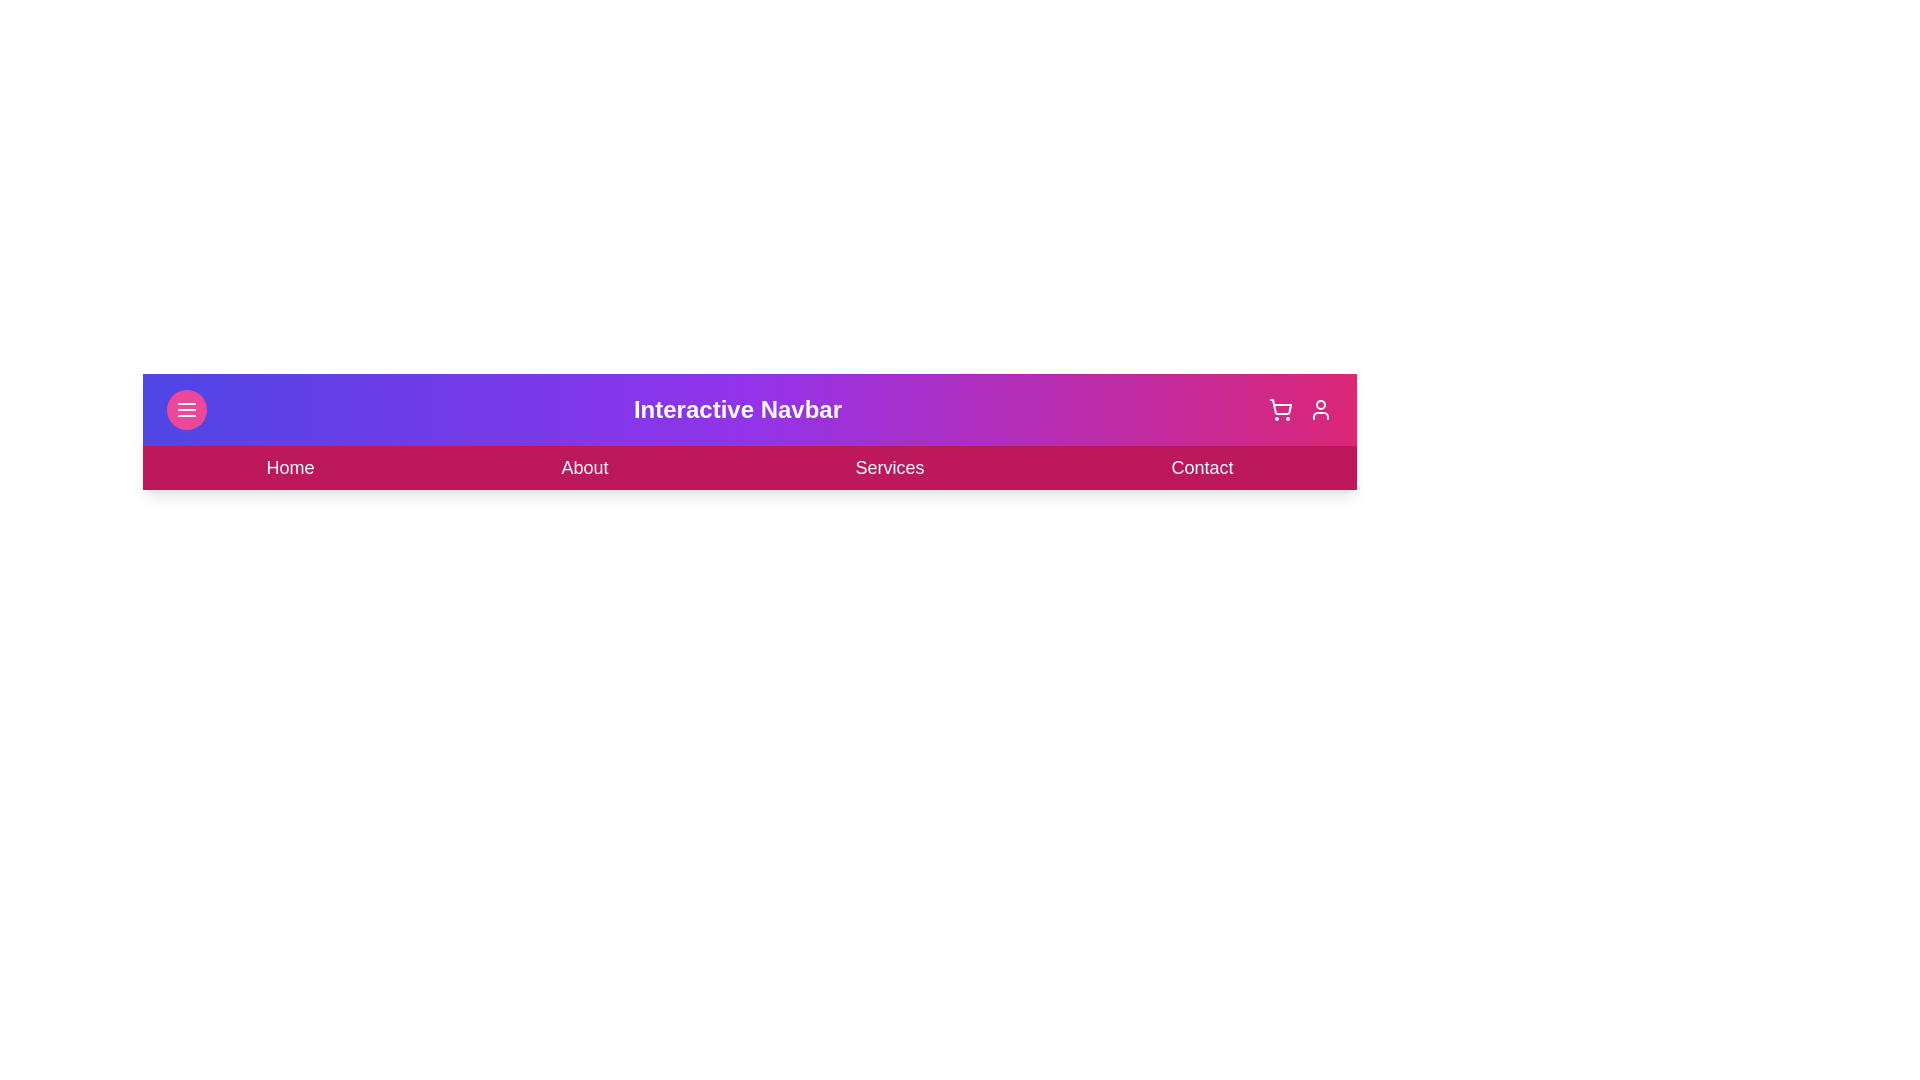 Image resolution: width=1920 pixels, height=1080 pixels. What do you see at coordinates (888, 467) in the screenshot?
I see `the 'Services' button in the navigation bar` at bounding box center [888, 467].